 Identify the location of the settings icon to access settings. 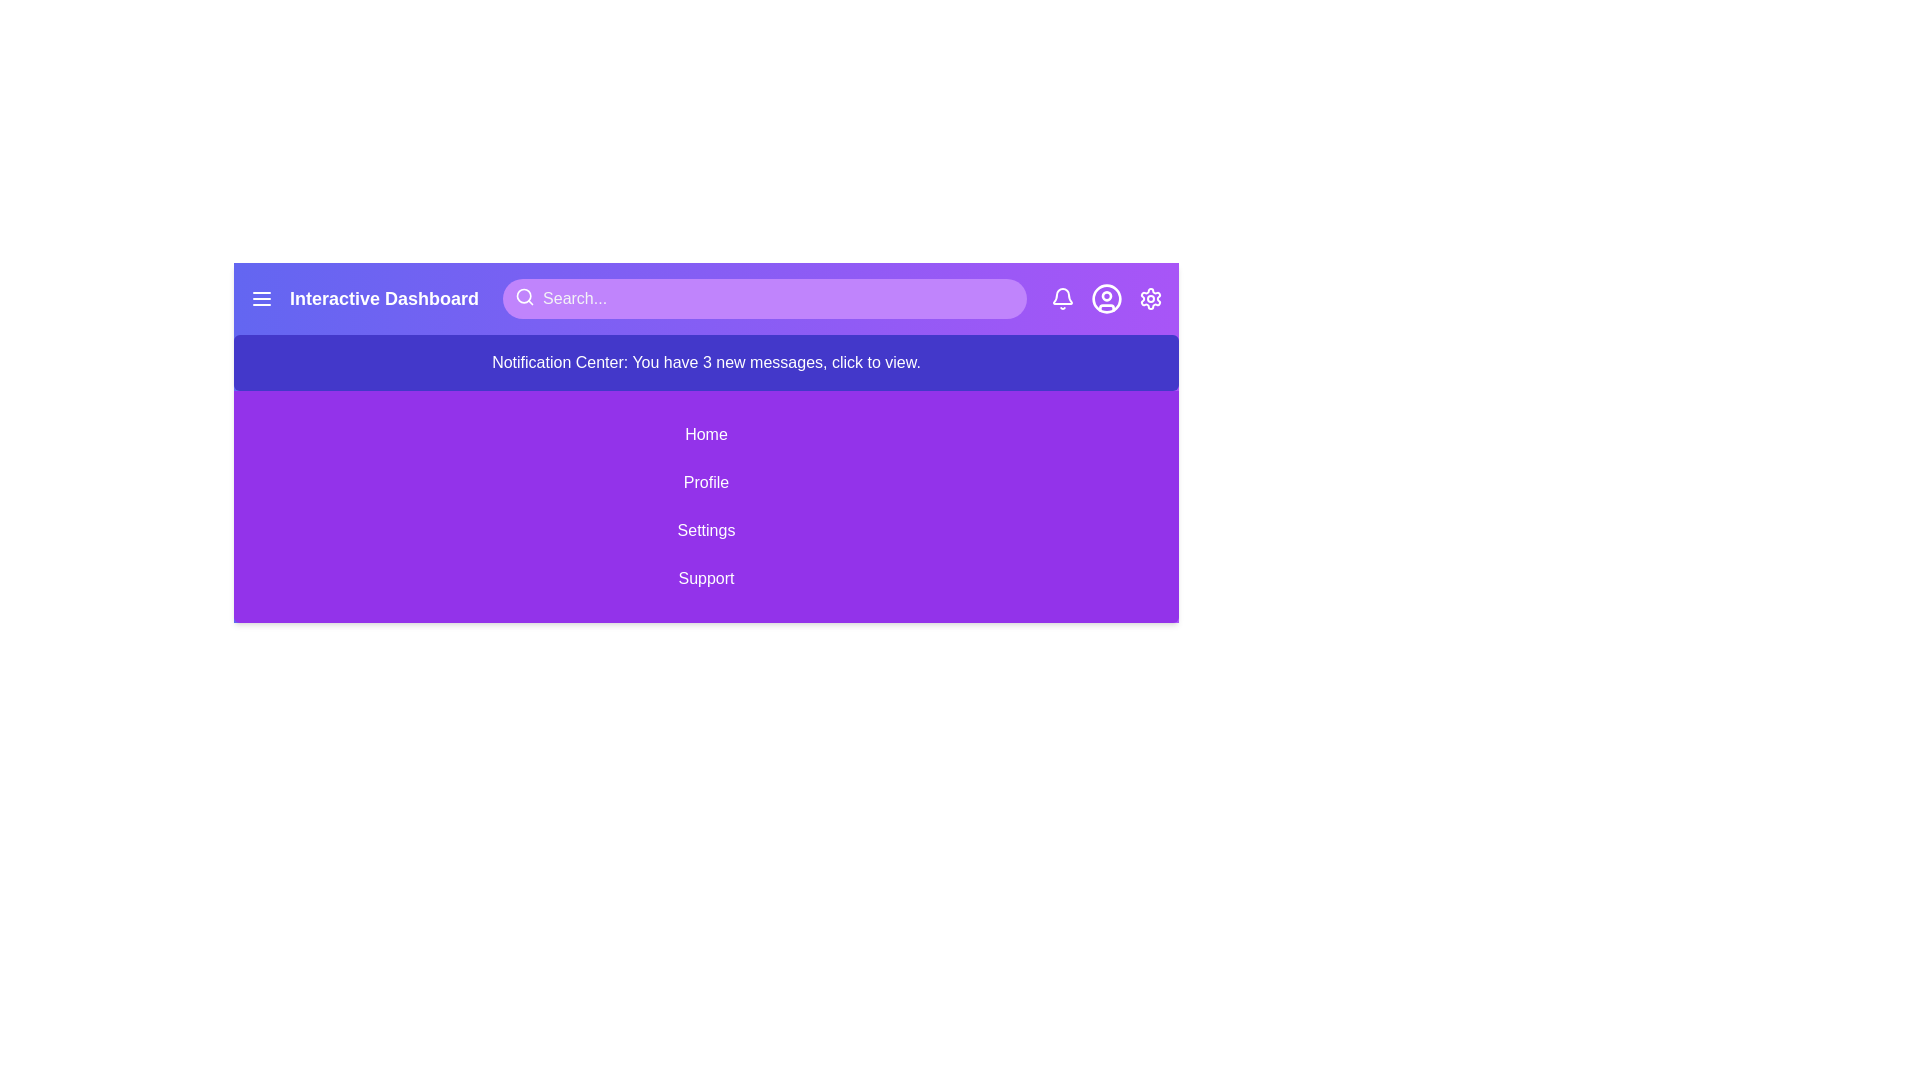
(1151, 299).